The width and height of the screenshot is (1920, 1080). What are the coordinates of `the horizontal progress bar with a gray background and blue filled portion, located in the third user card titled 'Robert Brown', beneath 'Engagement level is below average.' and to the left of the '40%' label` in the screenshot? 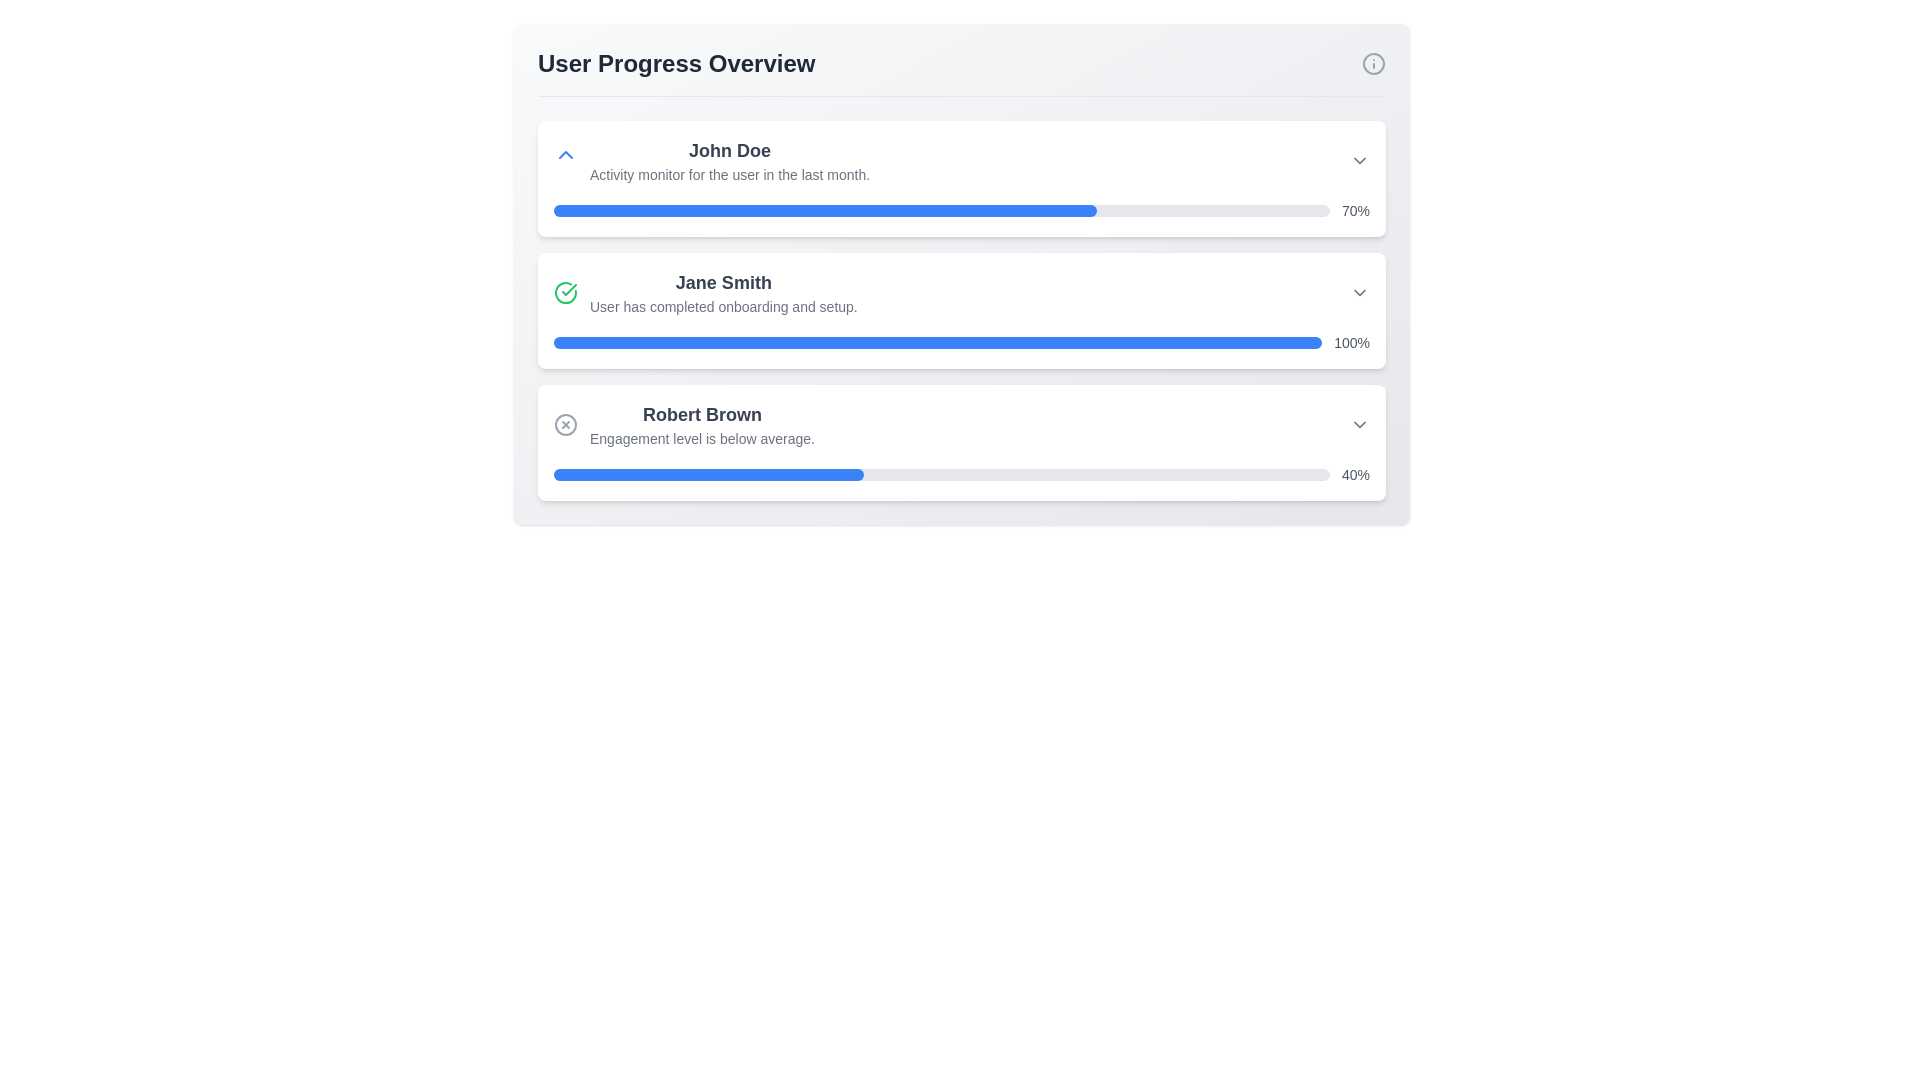 It's located at (940, 474).